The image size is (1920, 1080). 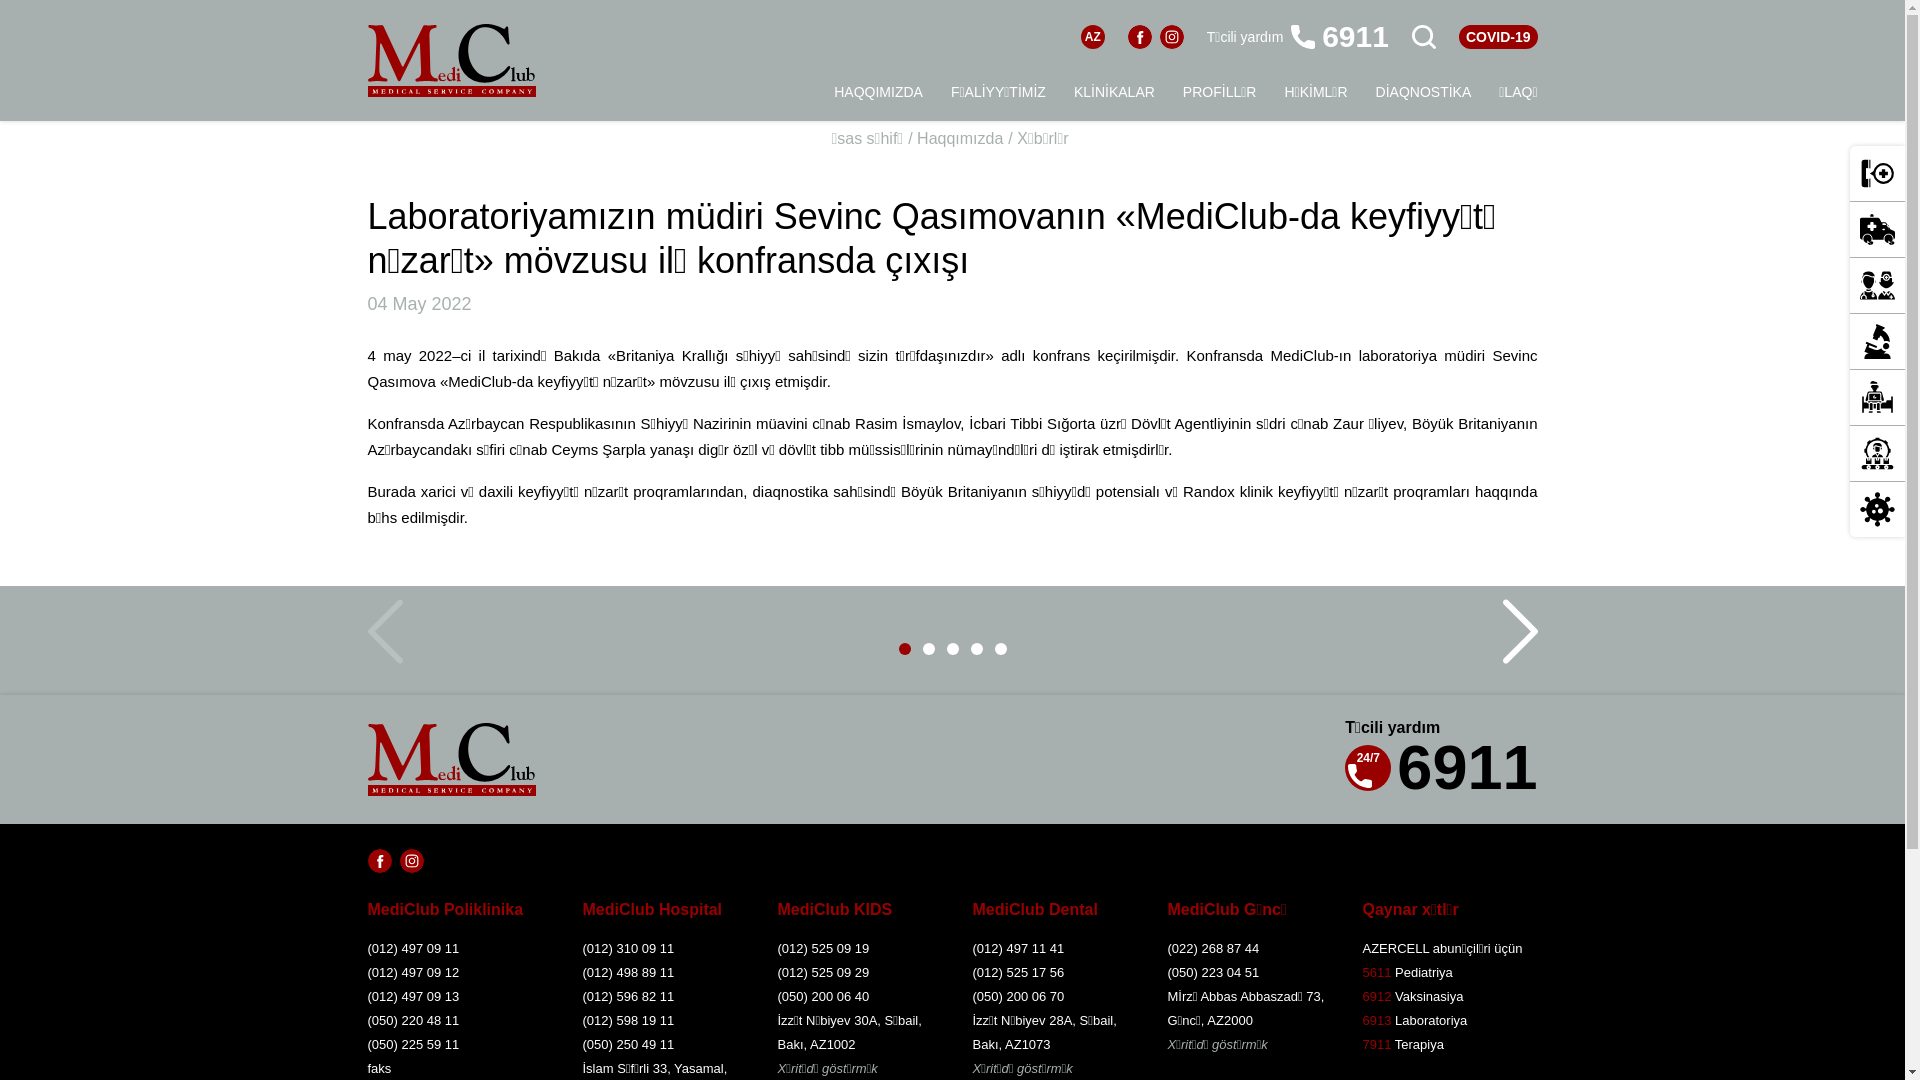 I want to click on '(012) 525 17 56', so click(x=1050, y=971).